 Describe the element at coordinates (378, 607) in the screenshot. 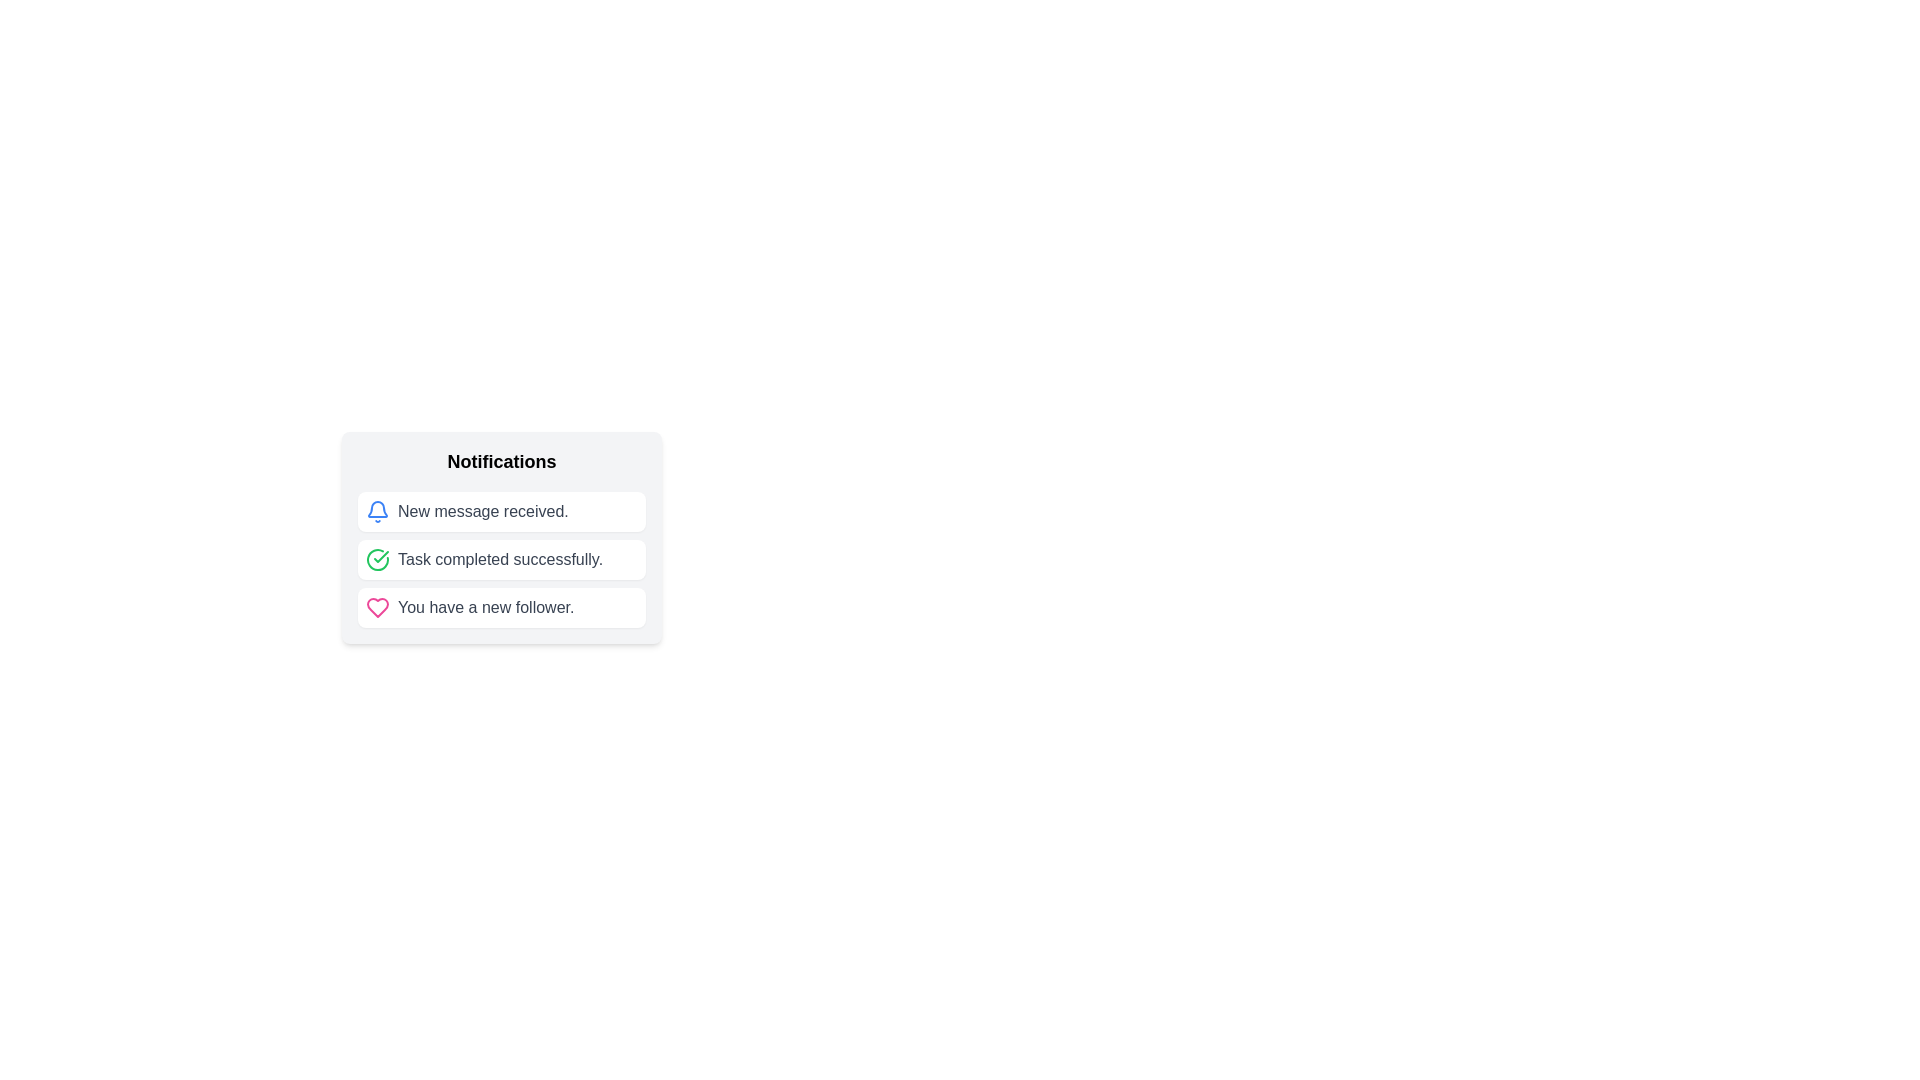

I see `the 'new follower' alert icon located in the third notification box under the 'Notifications' header` at that location.